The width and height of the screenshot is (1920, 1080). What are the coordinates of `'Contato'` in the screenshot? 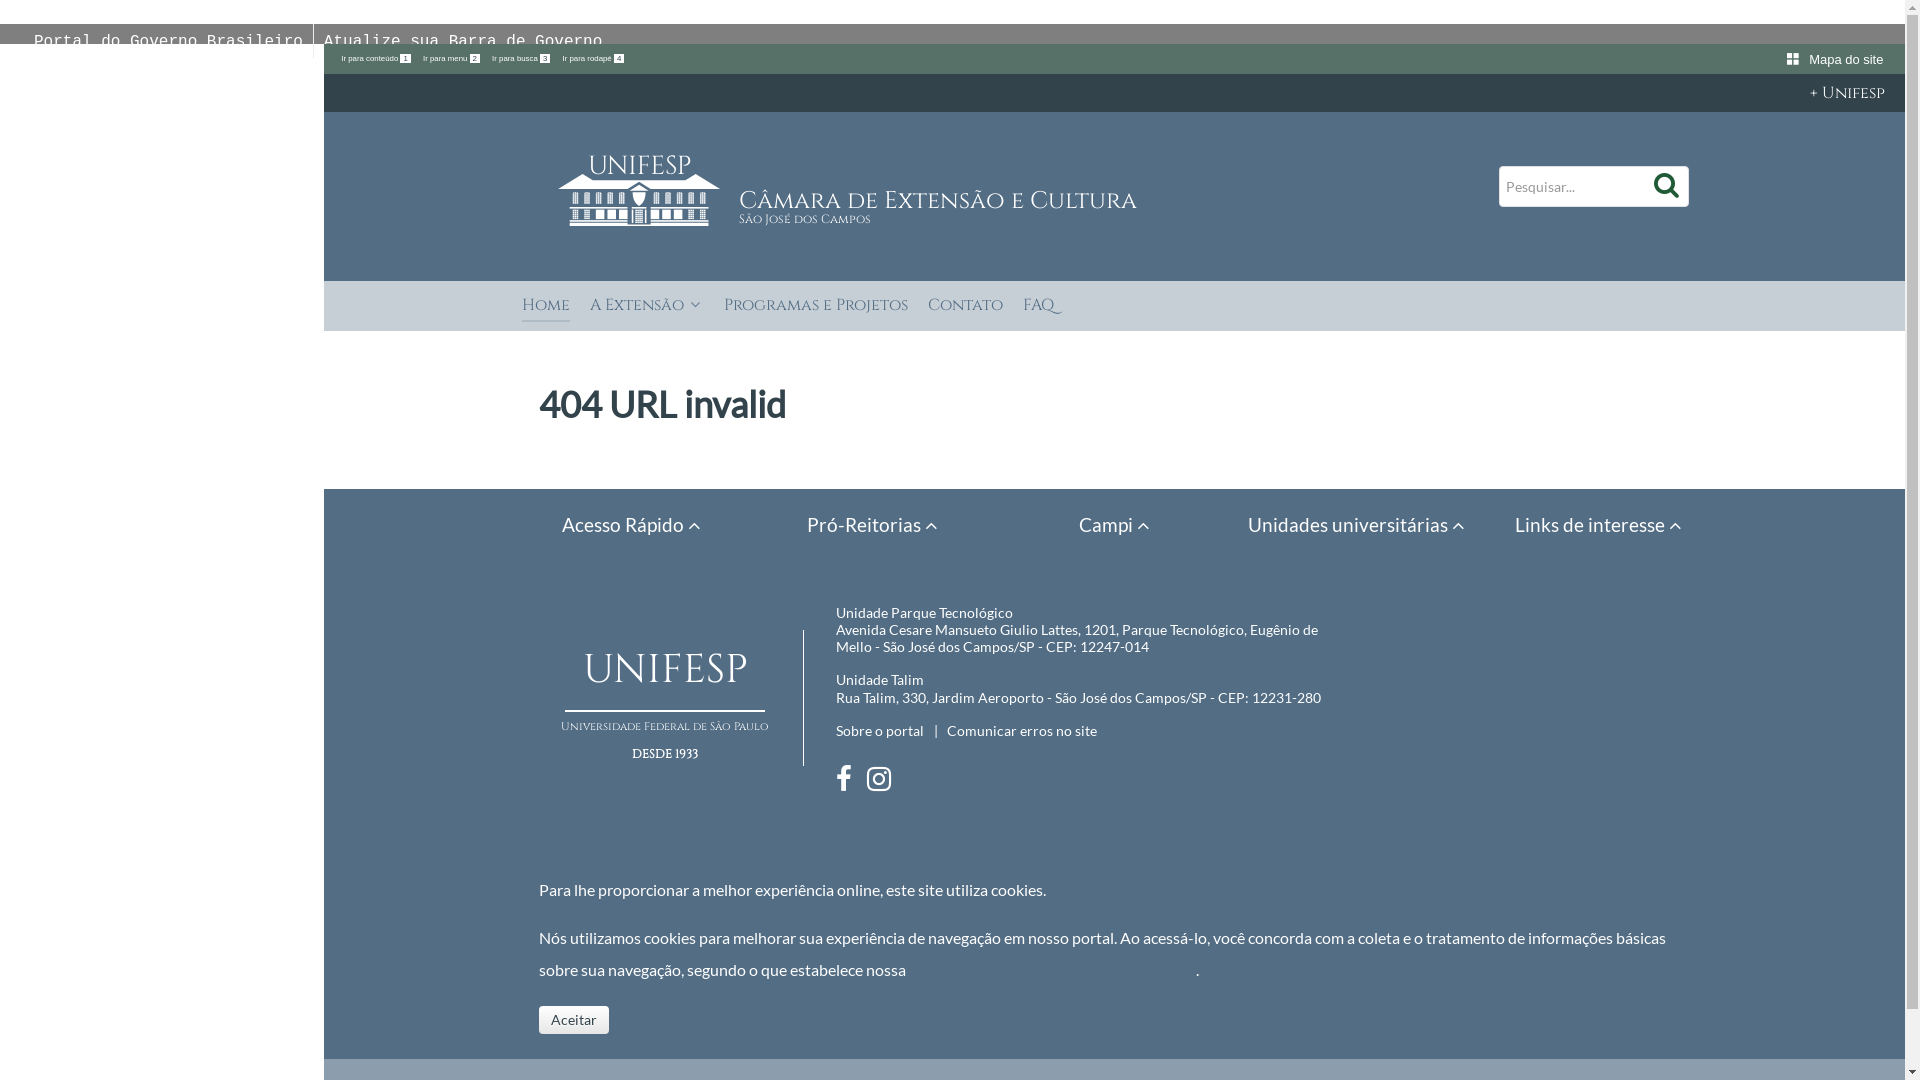 It's located at (965, 307).